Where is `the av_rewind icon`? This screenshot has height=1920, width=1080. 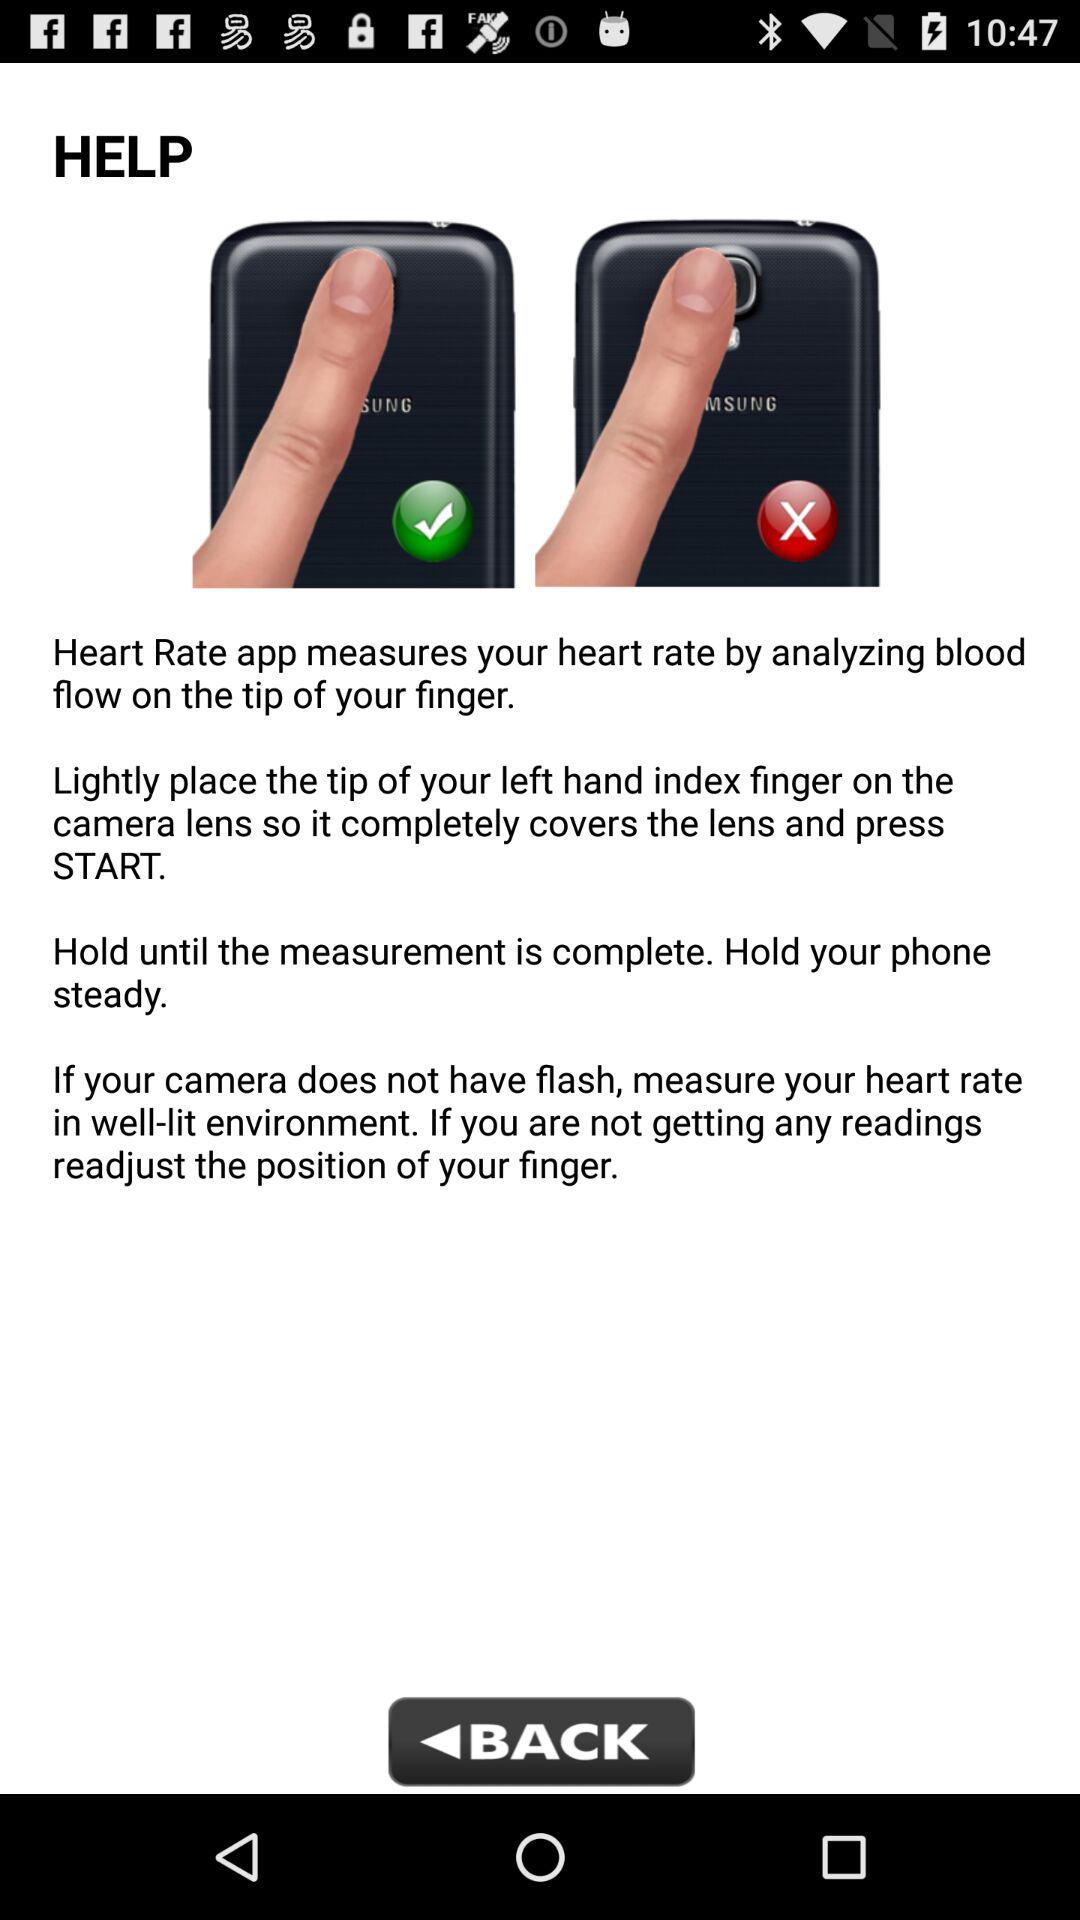 the av_rewind icon is located at coordinates (540, 1866).